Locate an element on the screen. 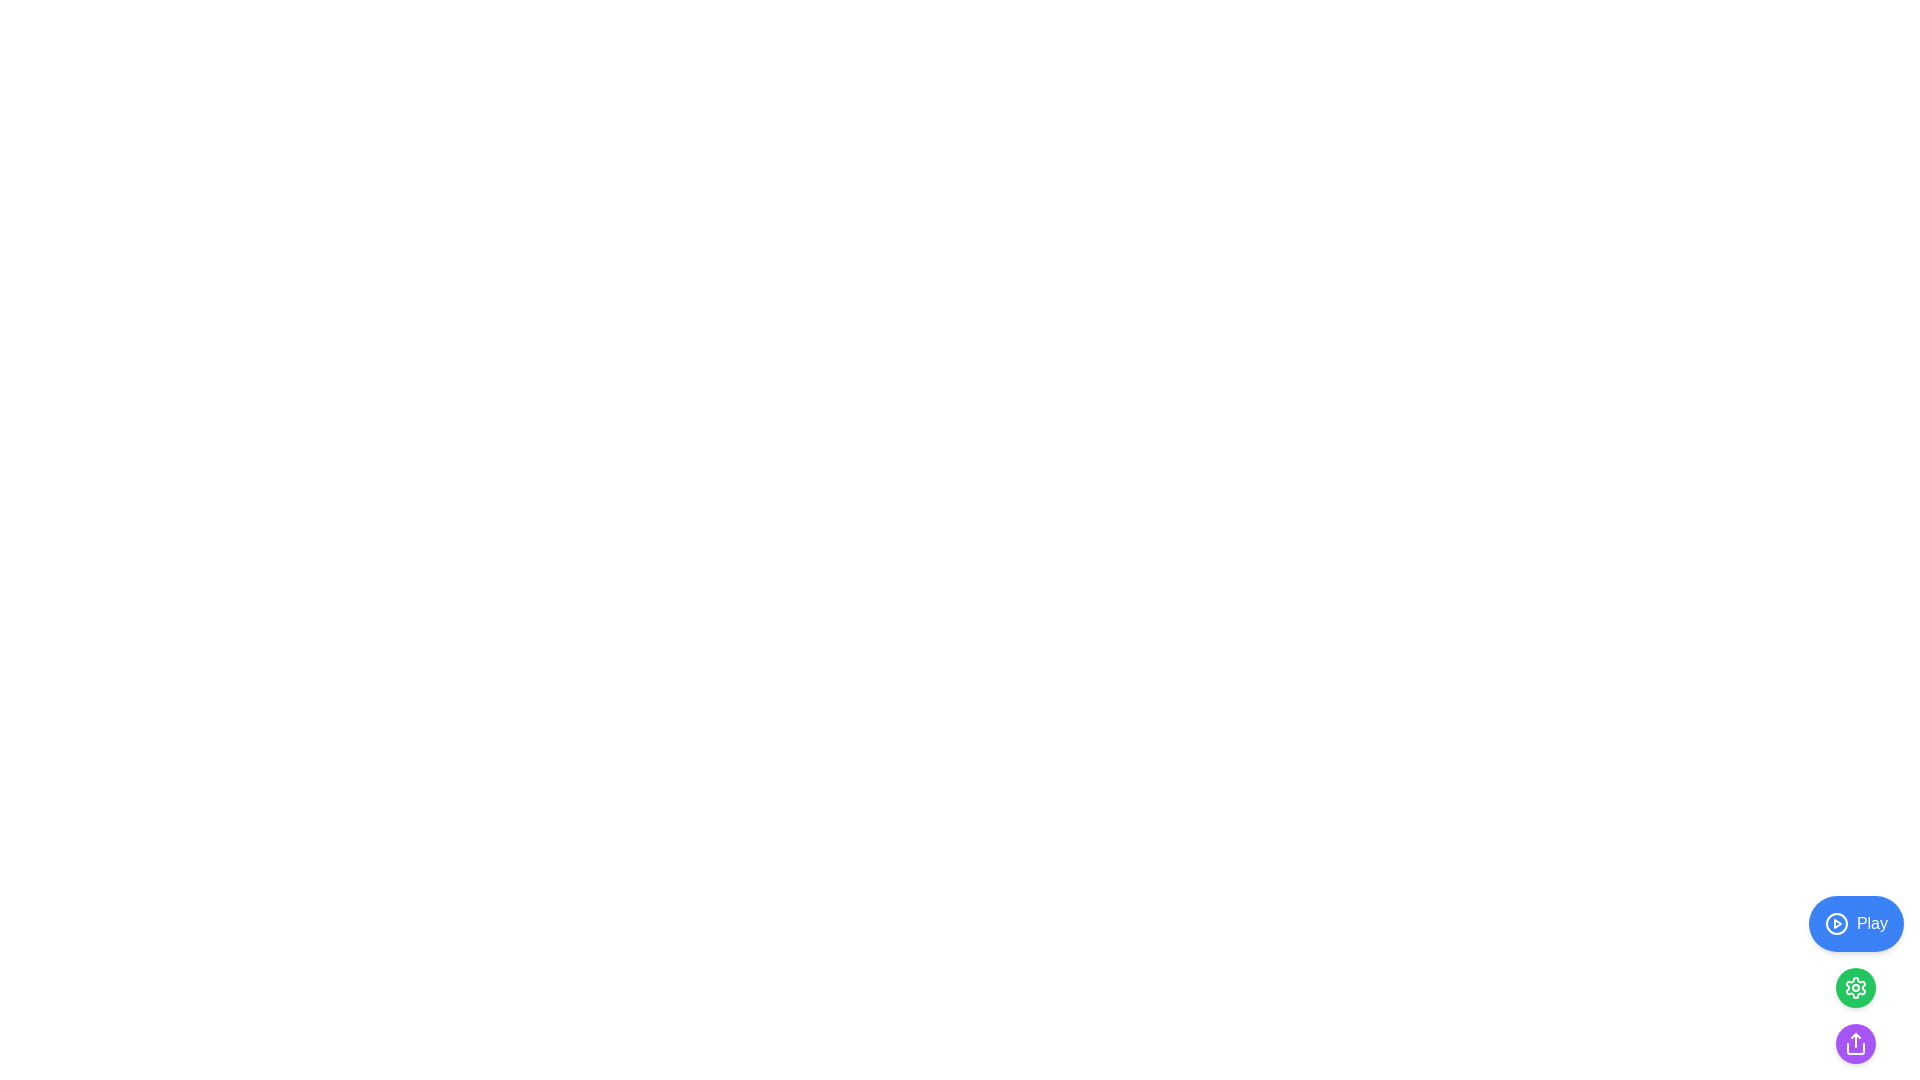  the circular icon element that is part of the 'Play' button located at the bottom right of the interface is located at coordinates (1836, 924).